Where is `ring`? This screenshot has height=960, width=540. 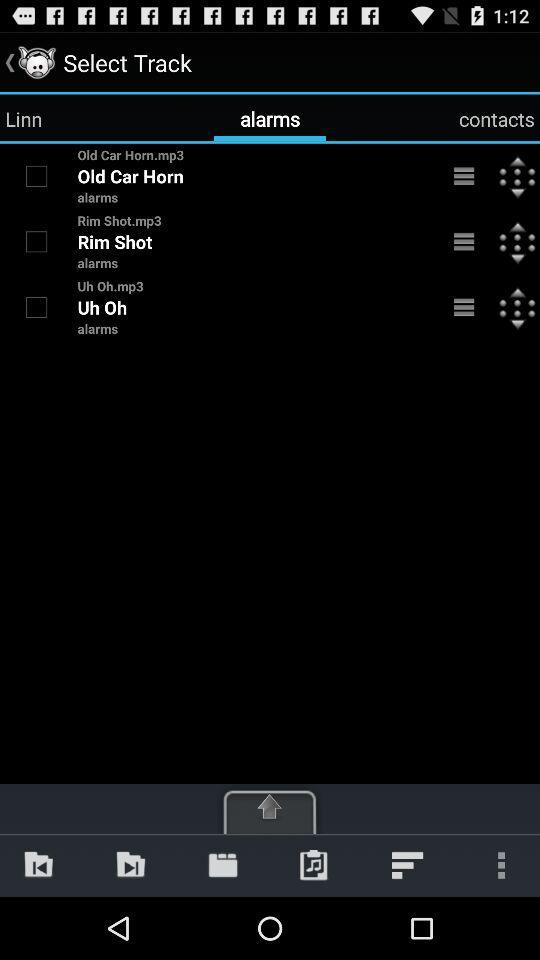
ring is located at coordinates (36, 175).